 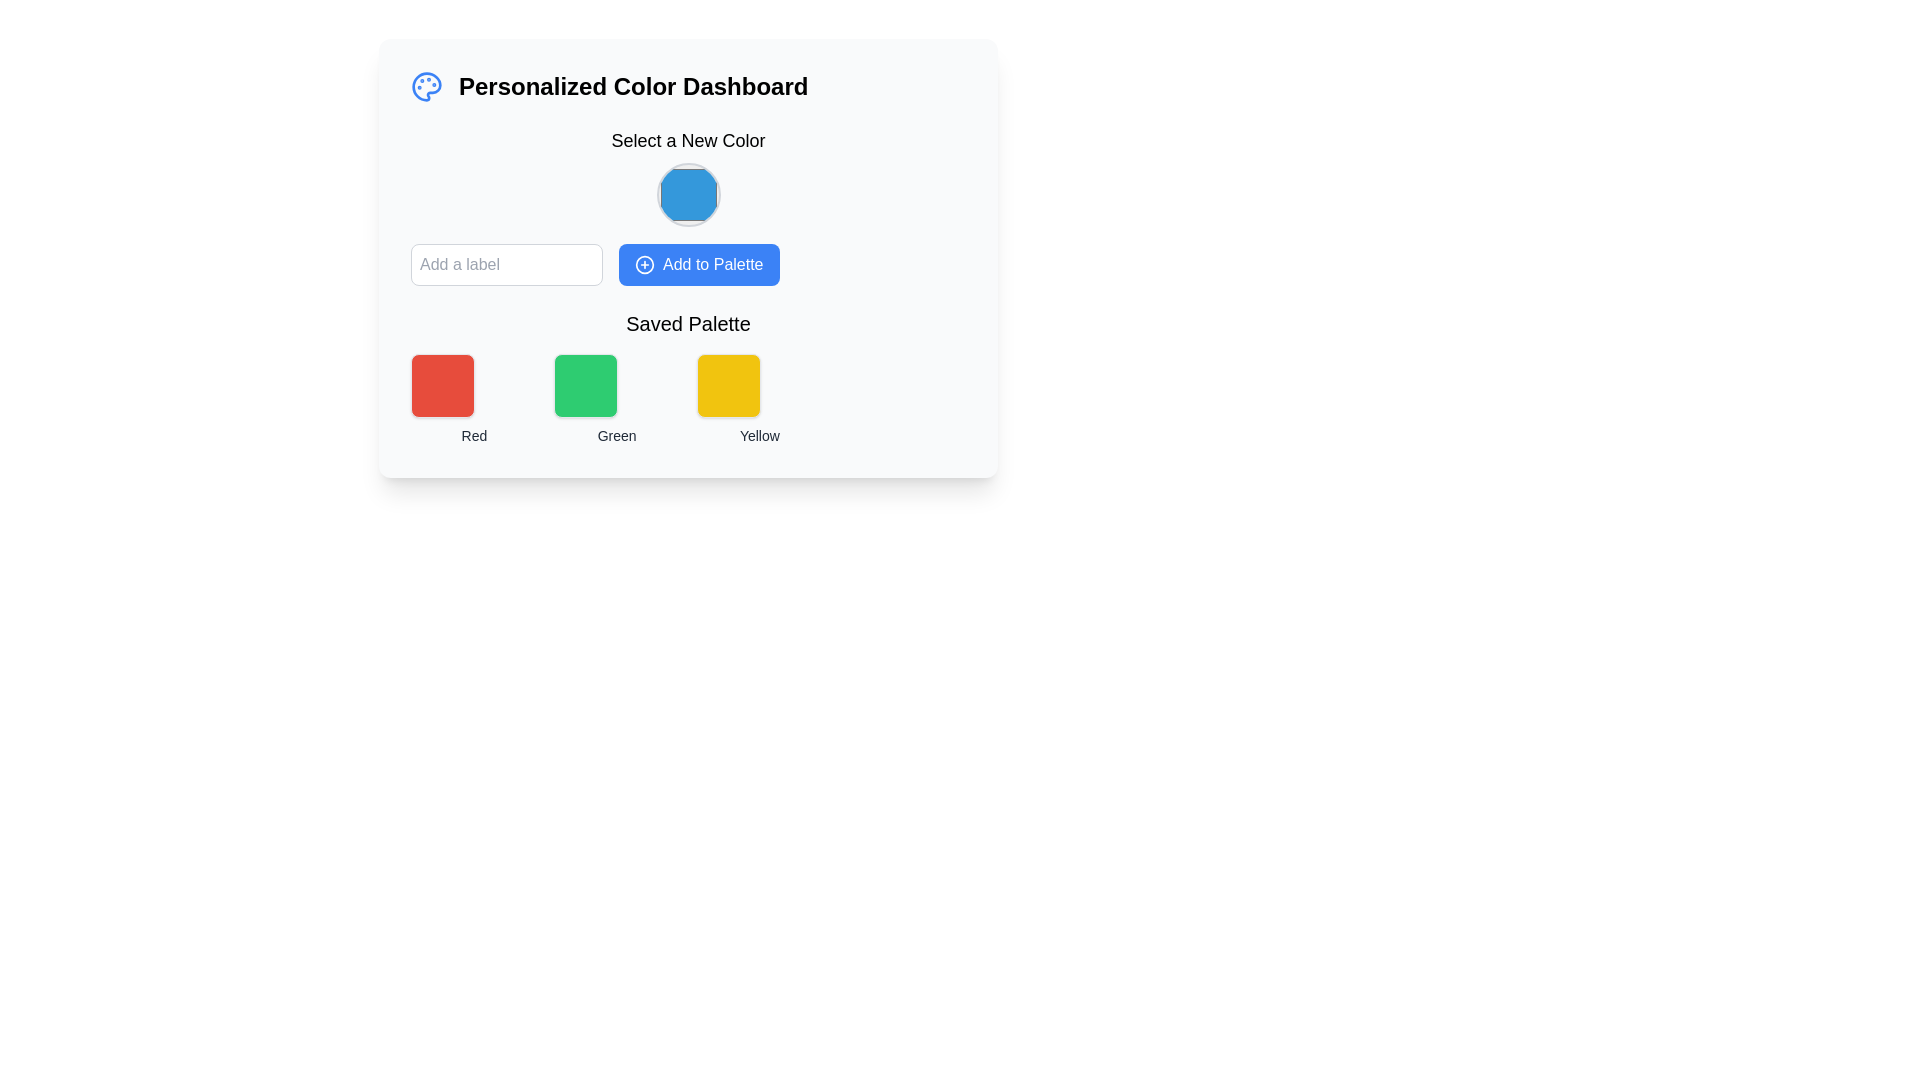 I want to click on the 'Yellow' color swatch in the user's palette, so click(x=758, y=400).